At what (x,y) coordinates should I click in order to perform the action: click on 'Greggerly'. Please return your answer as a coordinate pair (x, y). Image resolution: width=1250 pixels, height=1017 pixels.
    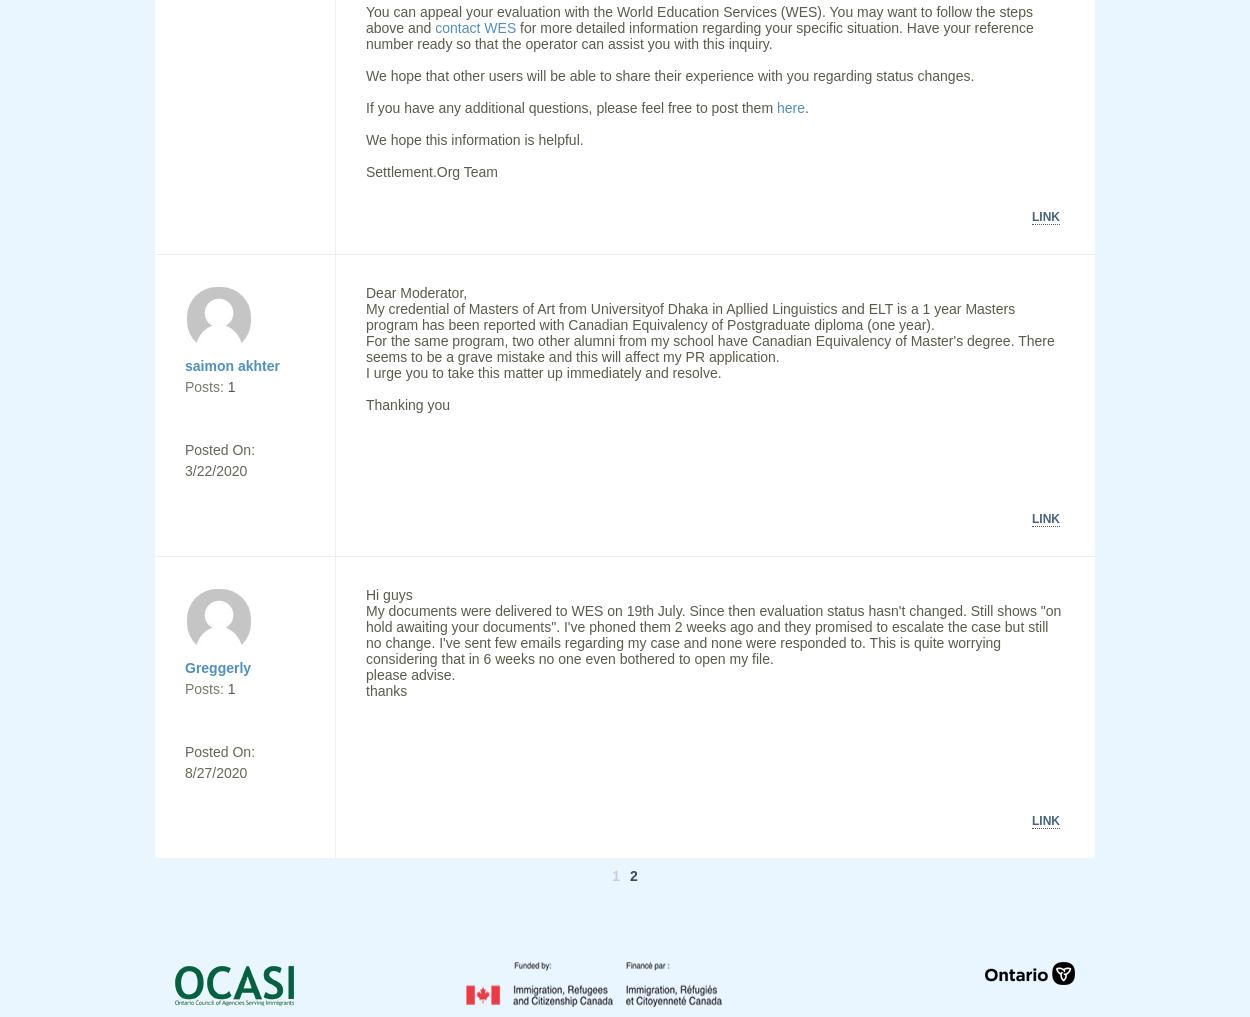
    Looking at the image, I should click on (217, 667).